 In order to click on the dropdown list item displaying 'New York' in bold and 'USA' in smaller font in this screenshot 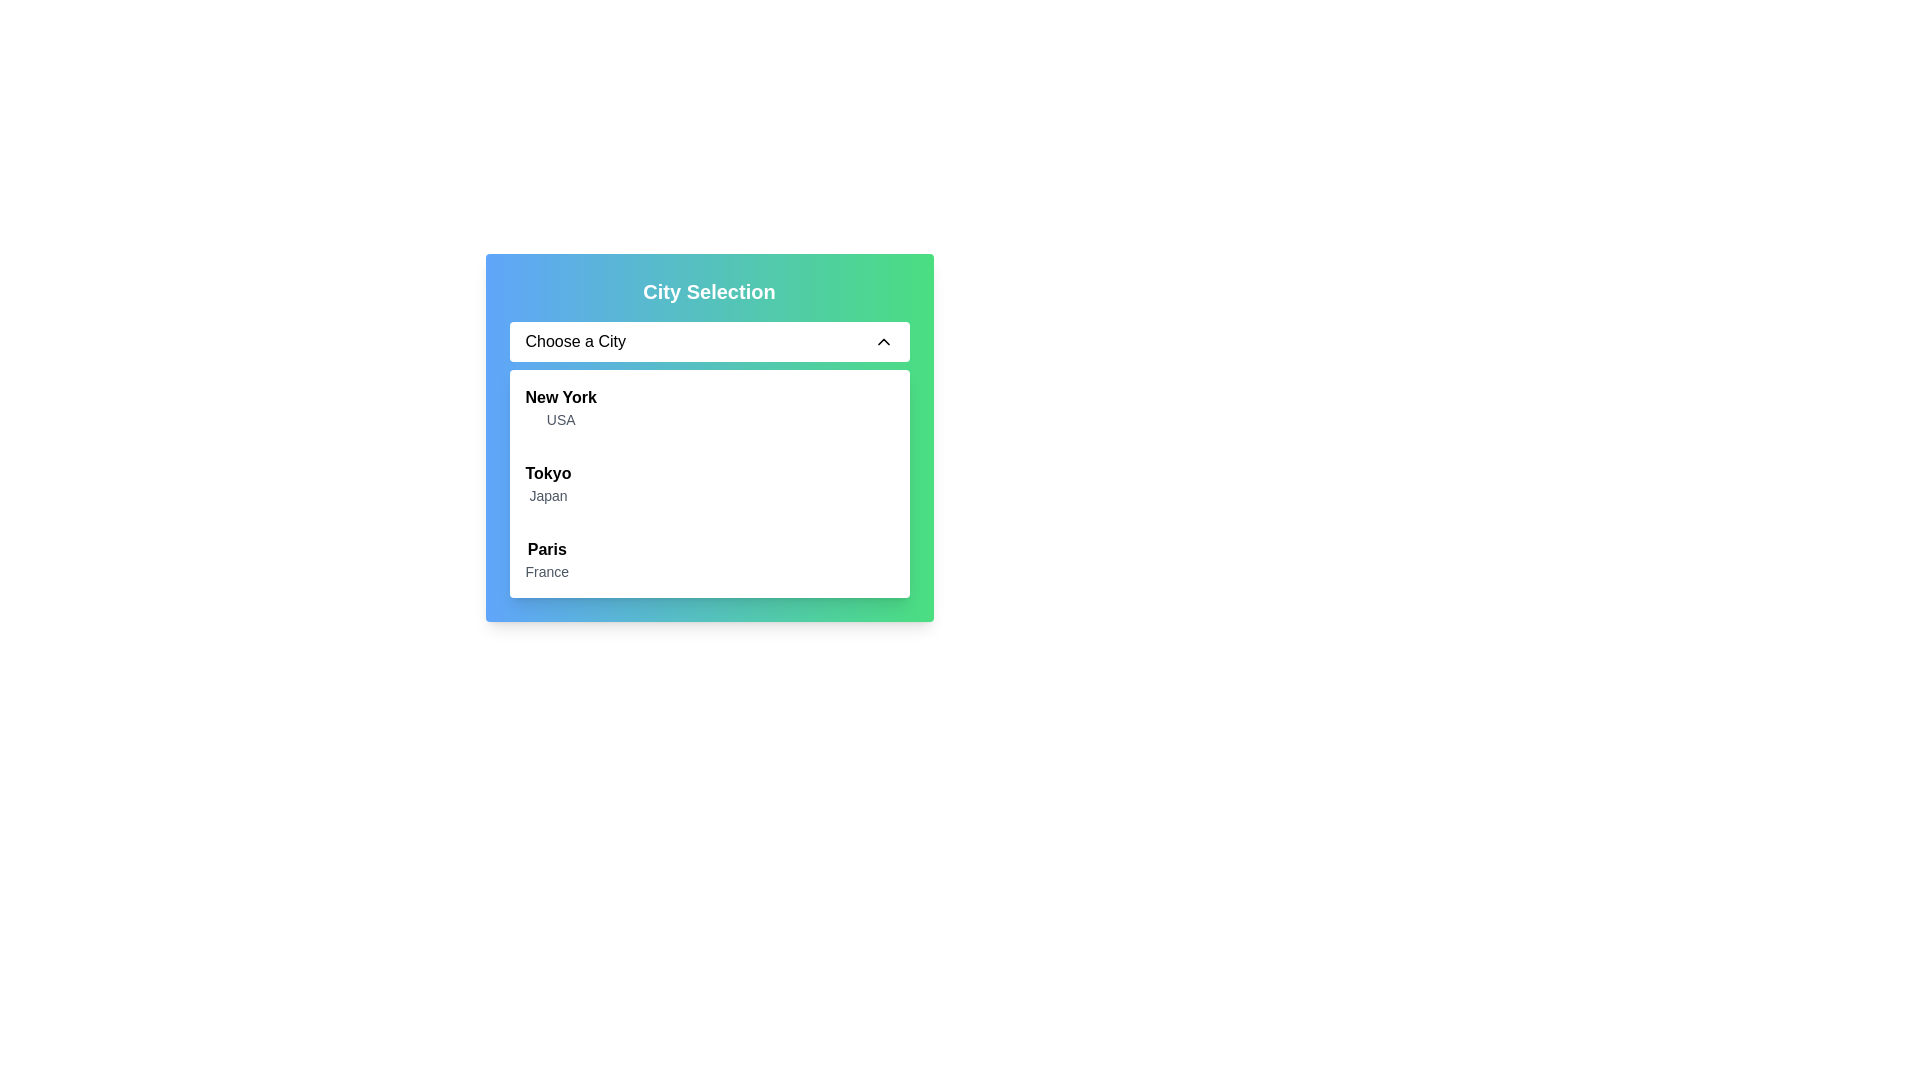, I will do `click(560, 407)`.